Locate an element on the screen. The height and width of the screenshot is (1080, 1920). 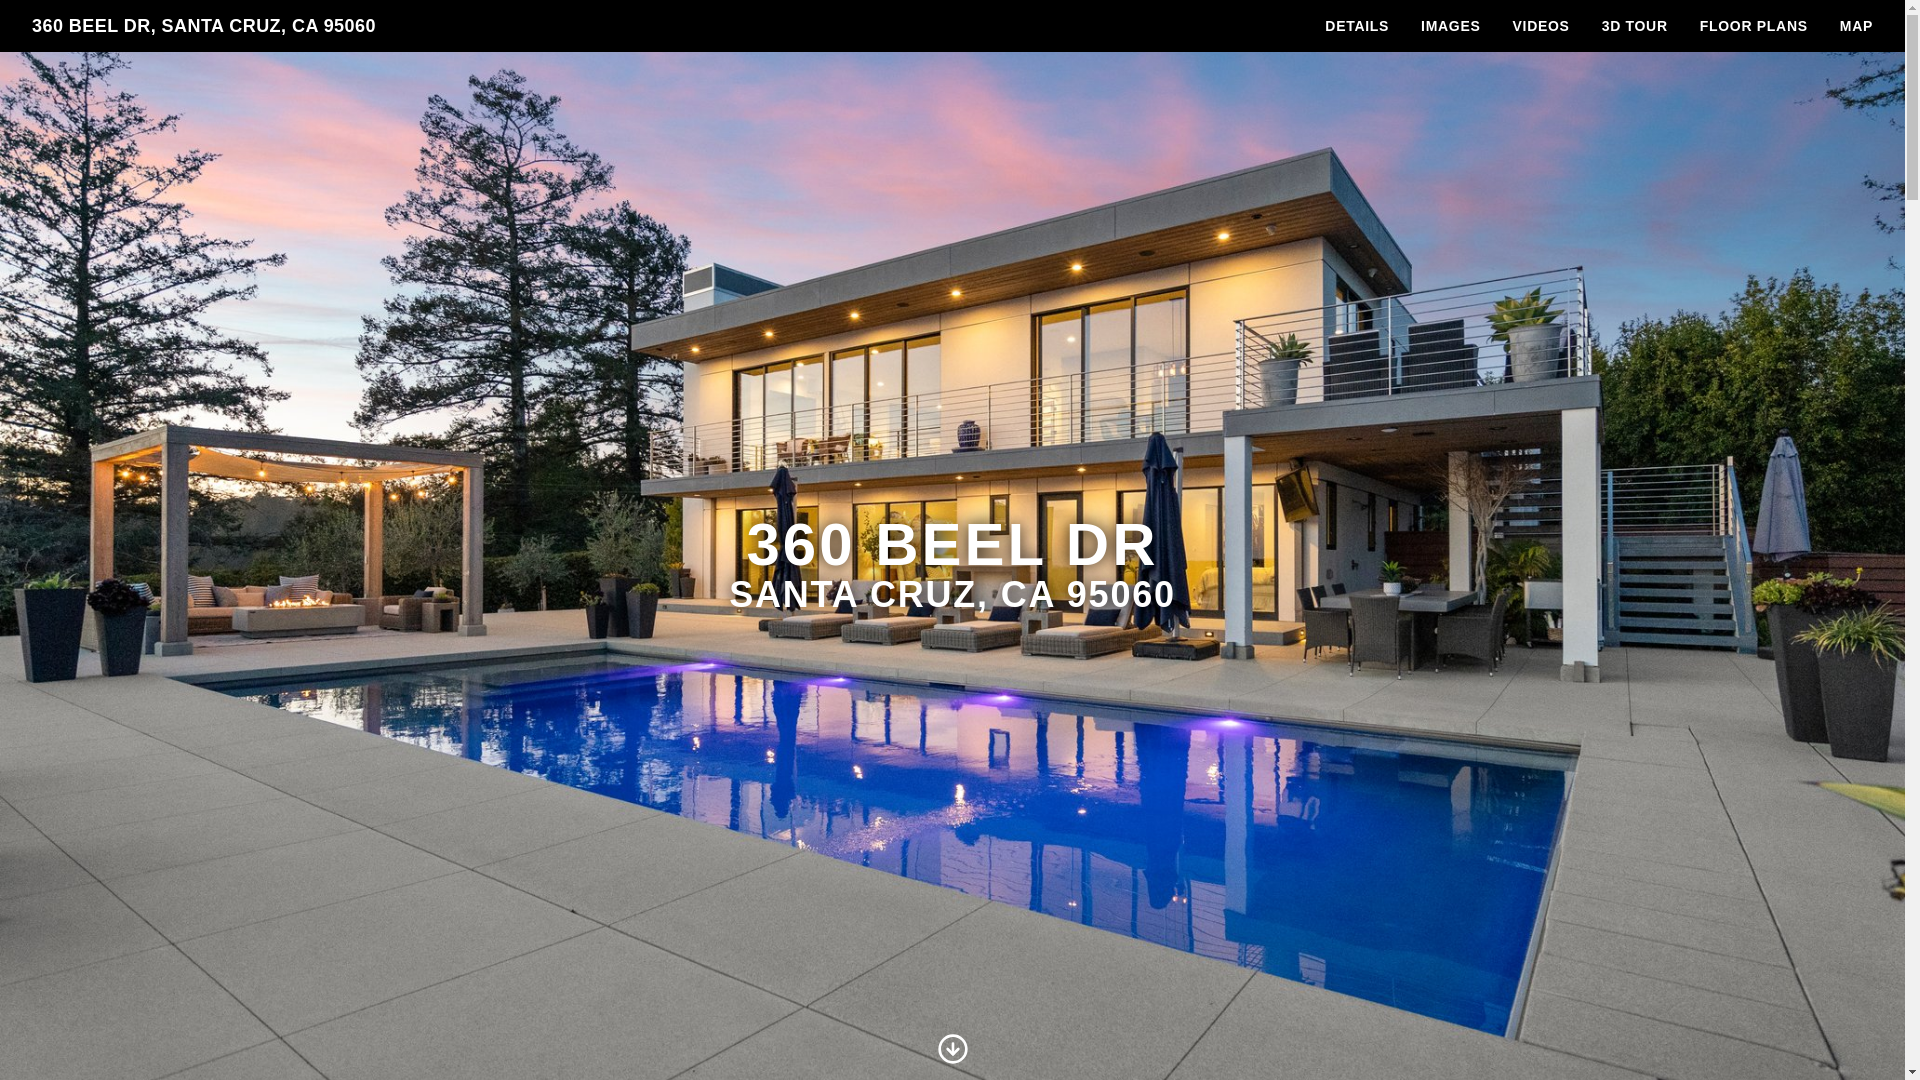
'VIDEOS' is located at coordinates (1540, 26).